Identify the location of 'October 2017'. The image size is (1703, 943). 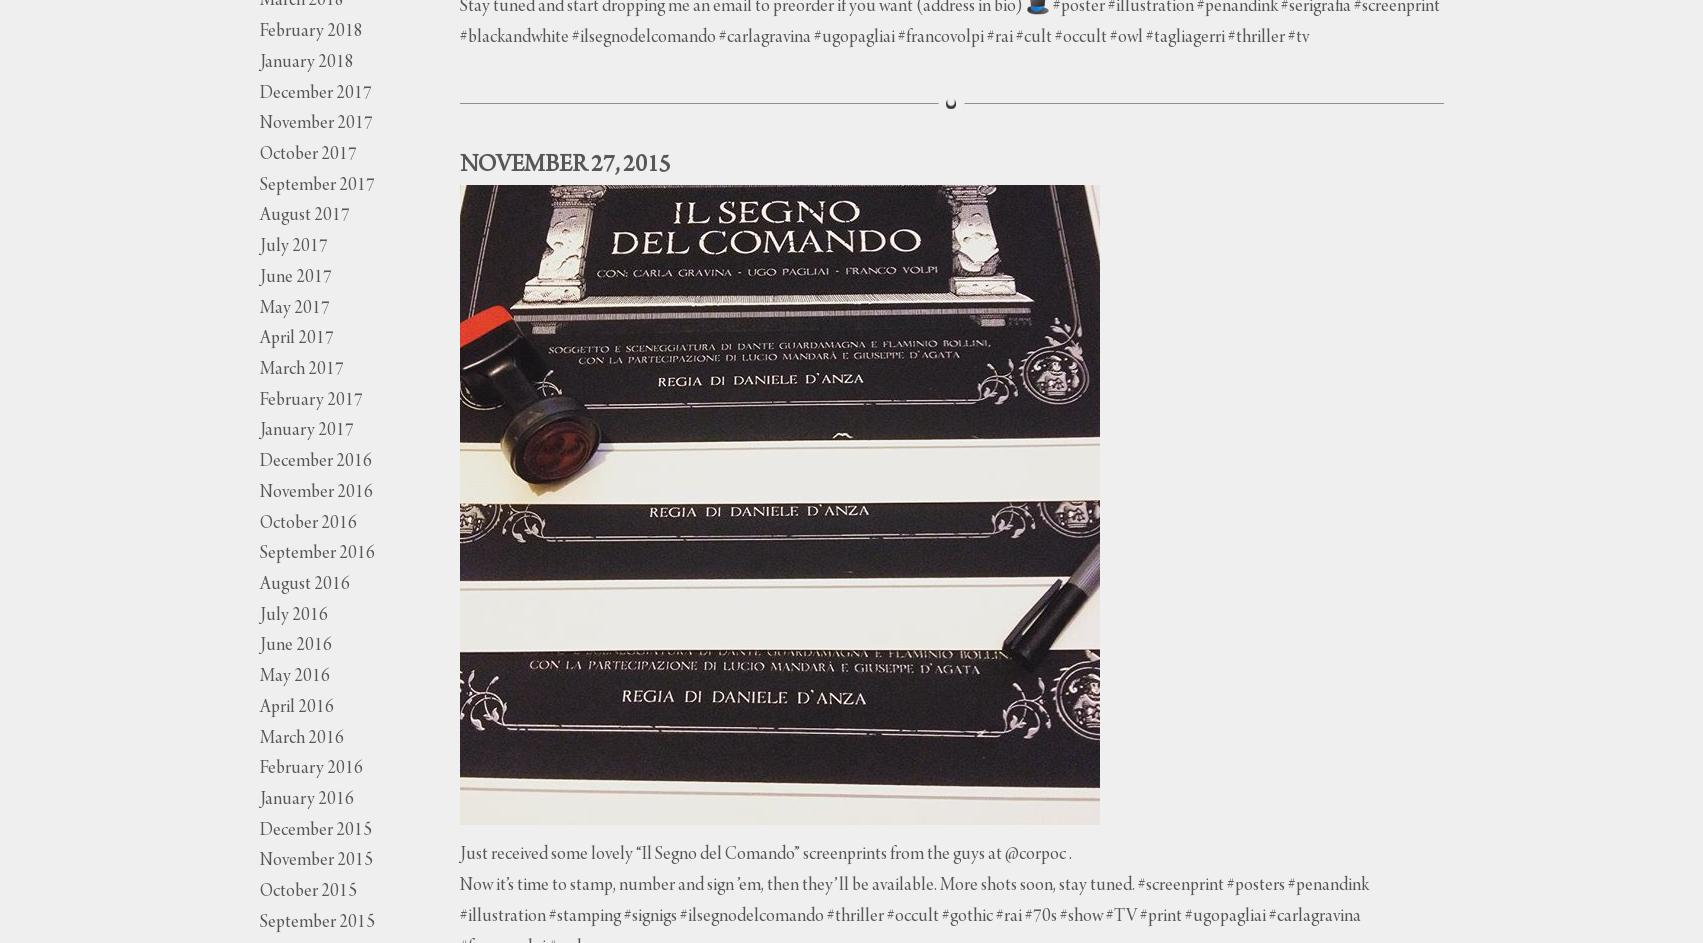
(258, 154).